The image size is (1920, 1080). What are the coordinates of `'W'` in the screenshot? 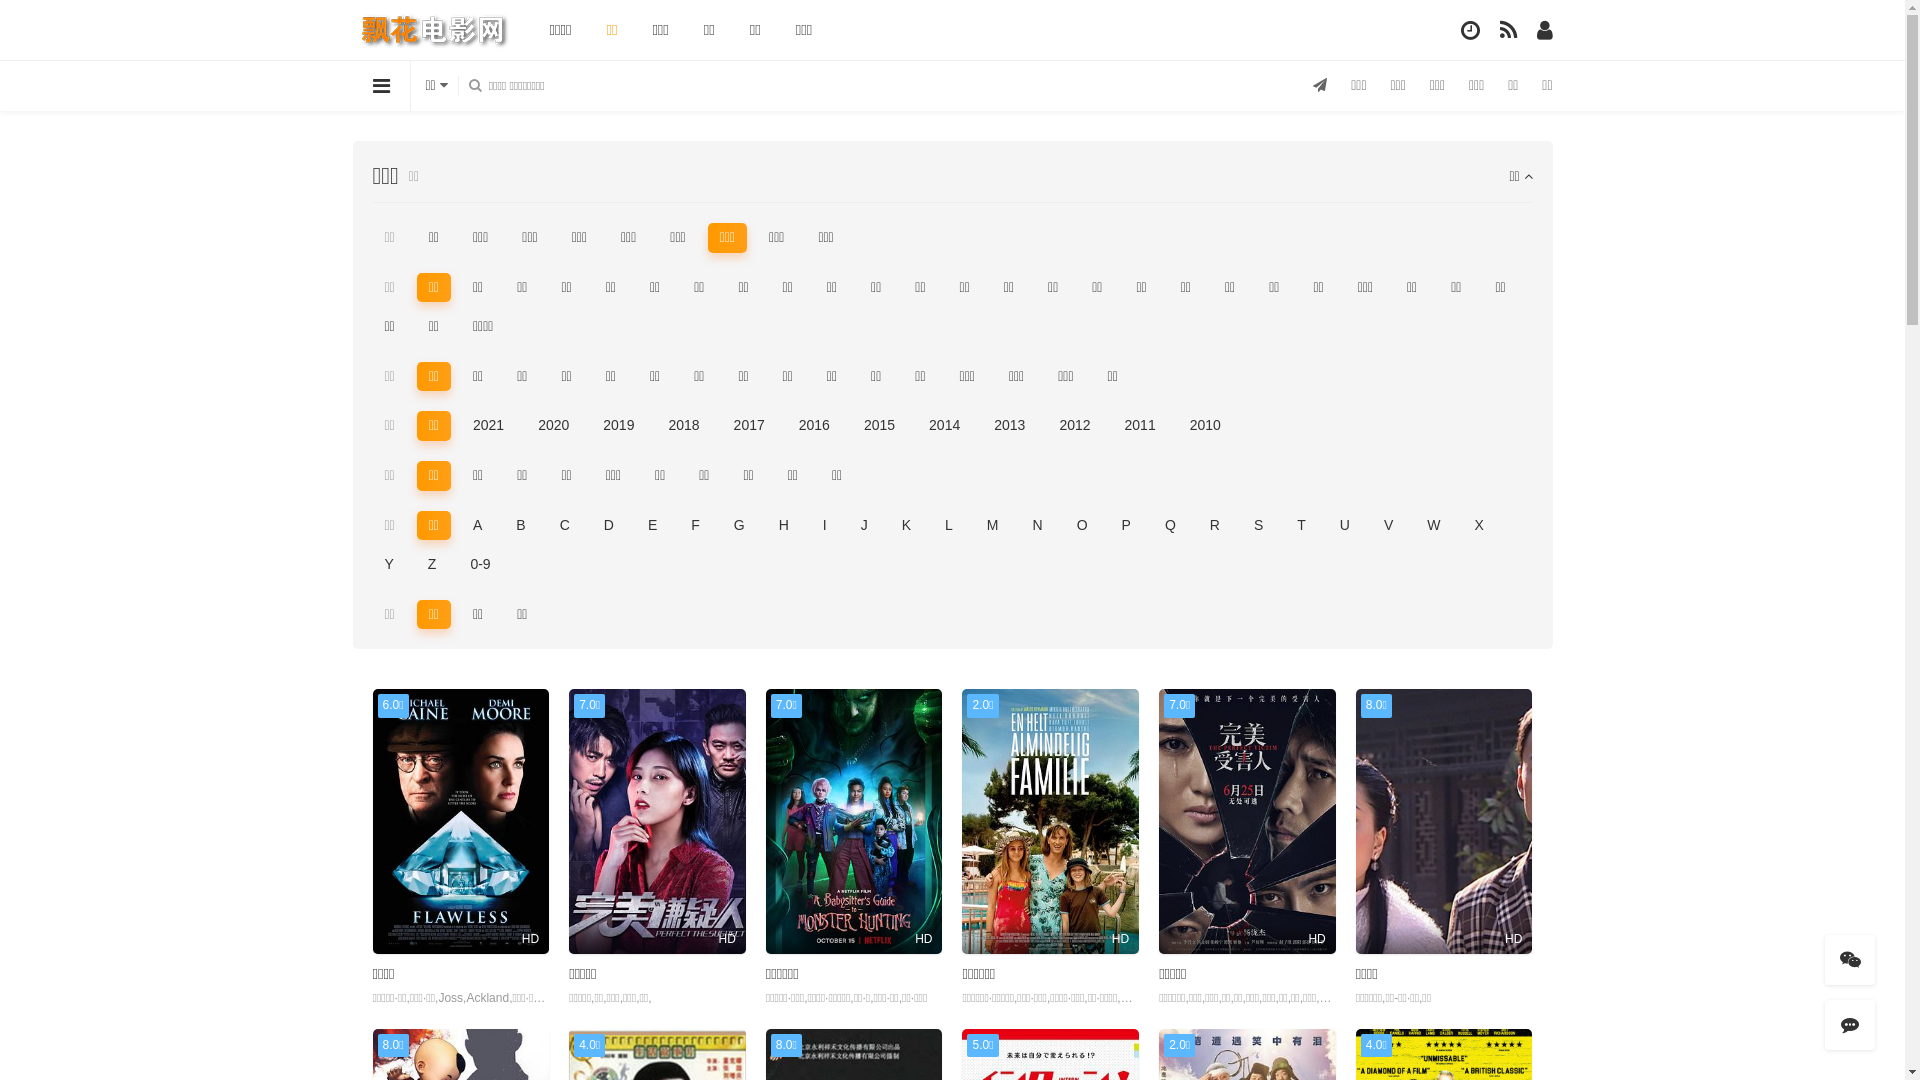 It's located at (1432, 524).